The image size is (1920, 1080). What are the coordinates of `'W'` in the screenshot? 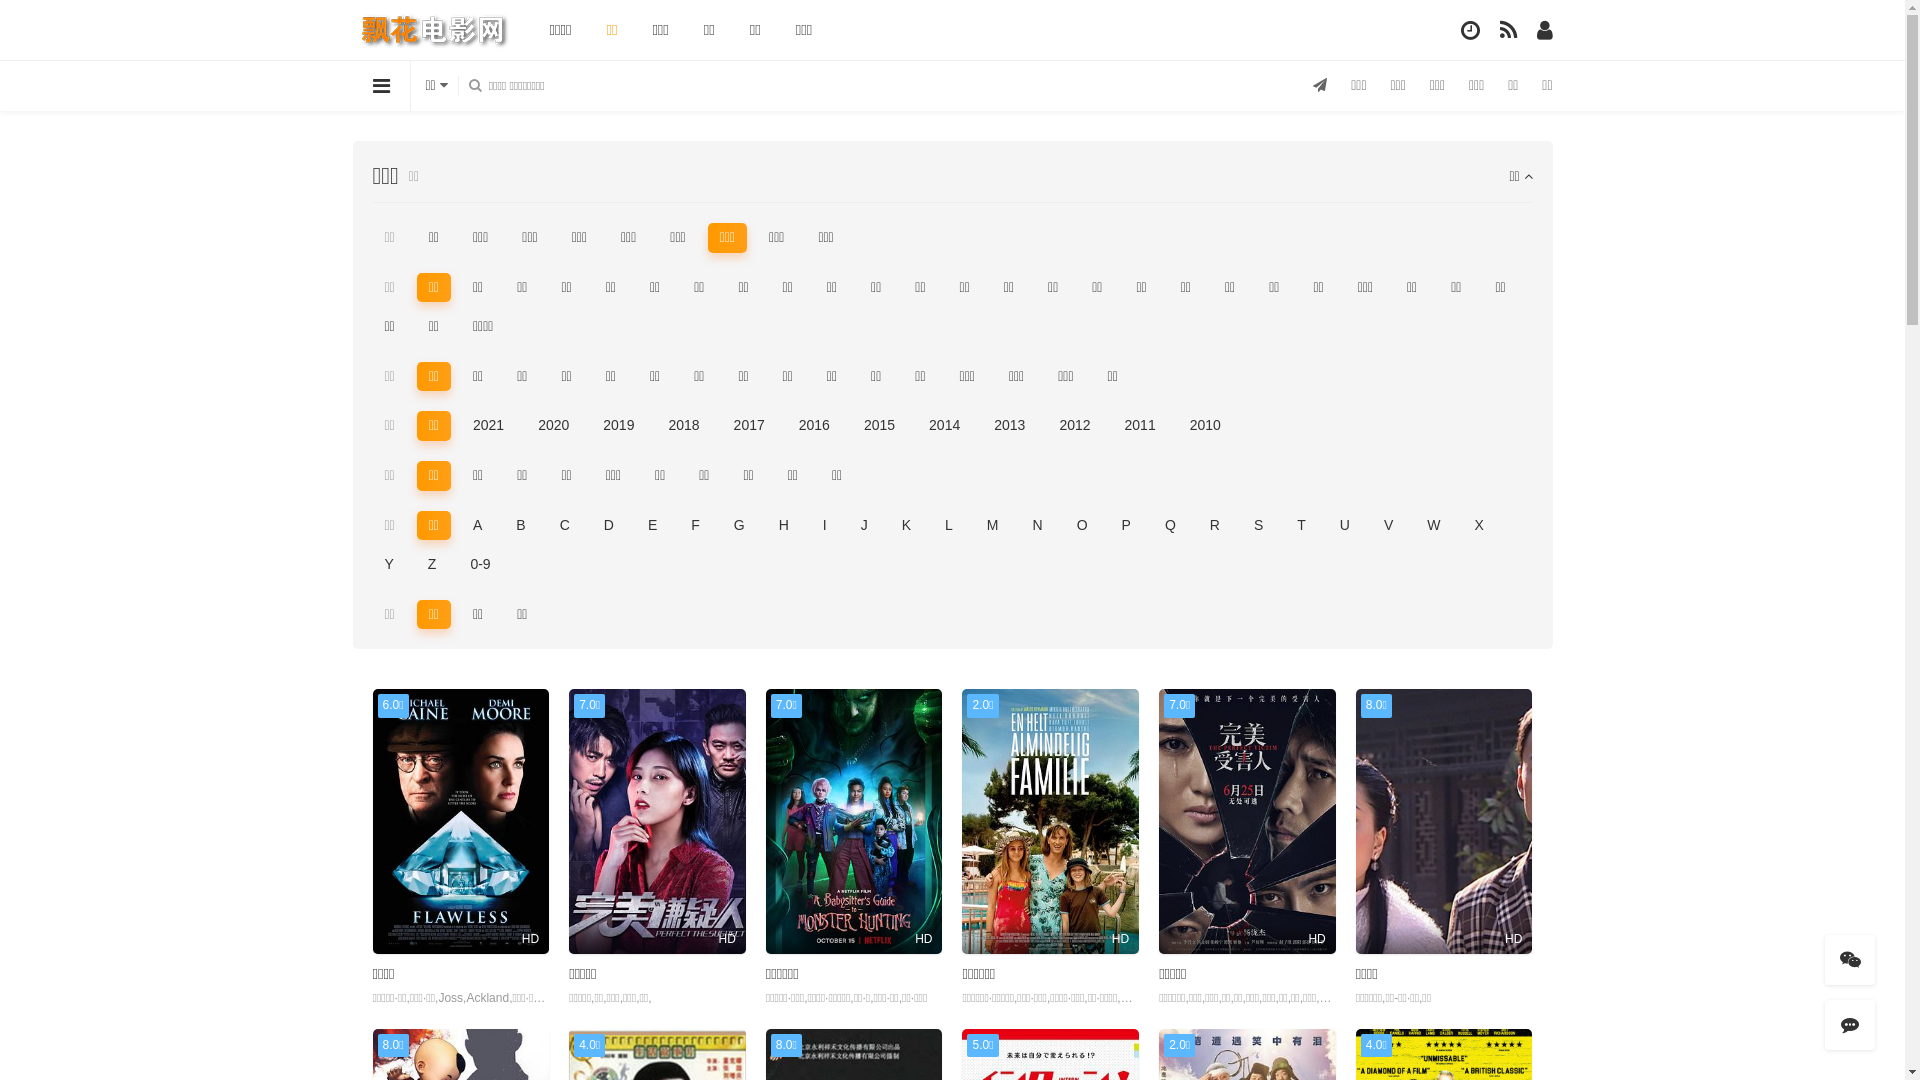 It's located at (1432, 524).